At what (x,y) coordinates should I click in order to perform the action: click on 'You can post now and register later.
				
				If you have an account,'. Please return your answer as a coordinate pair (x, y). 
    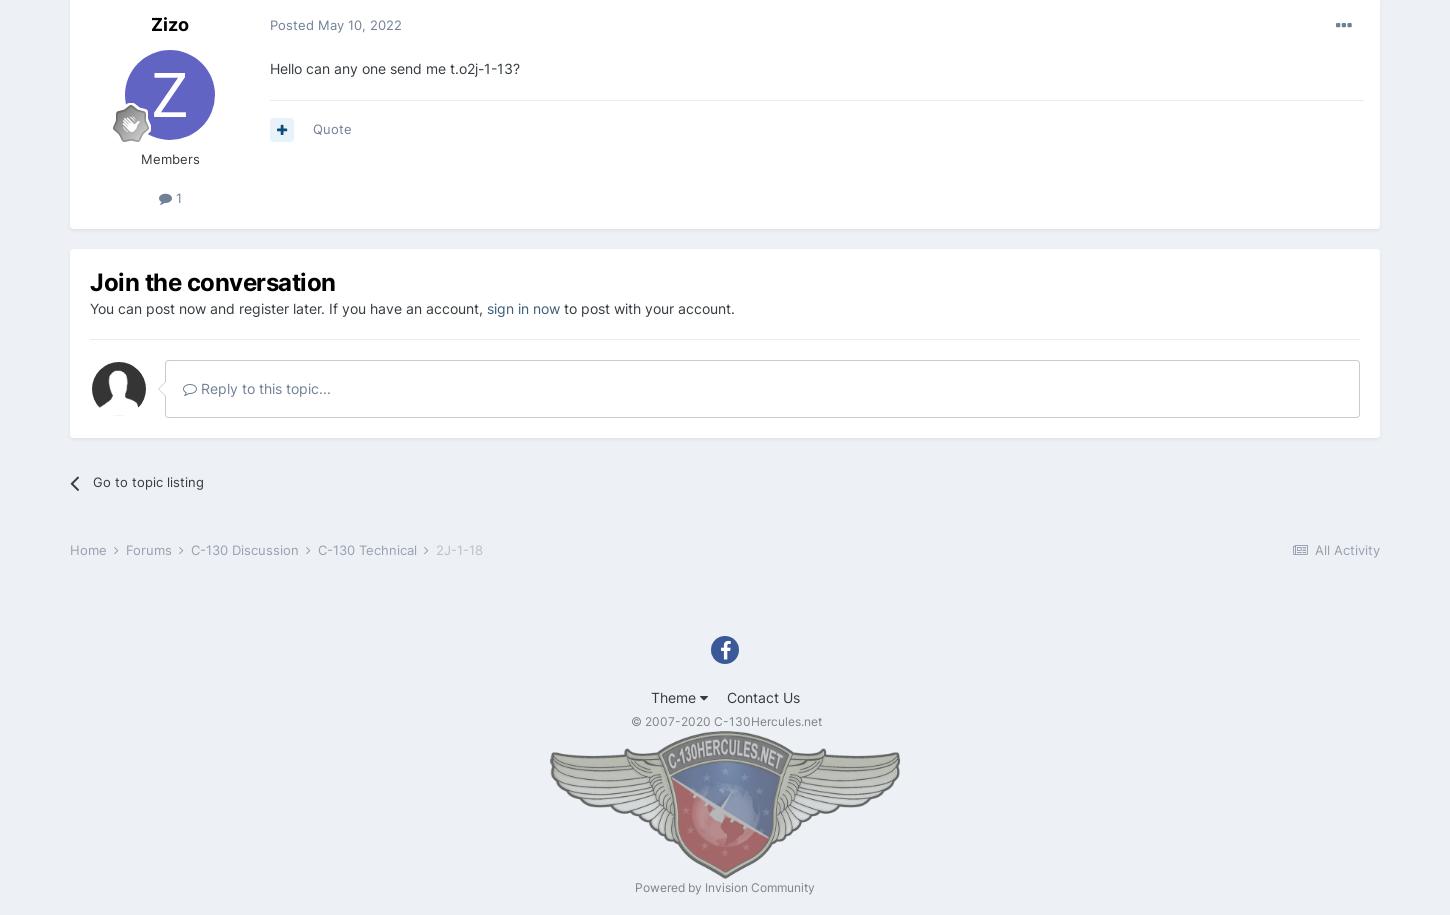
    Looking at the image, I should click on (288, 307).